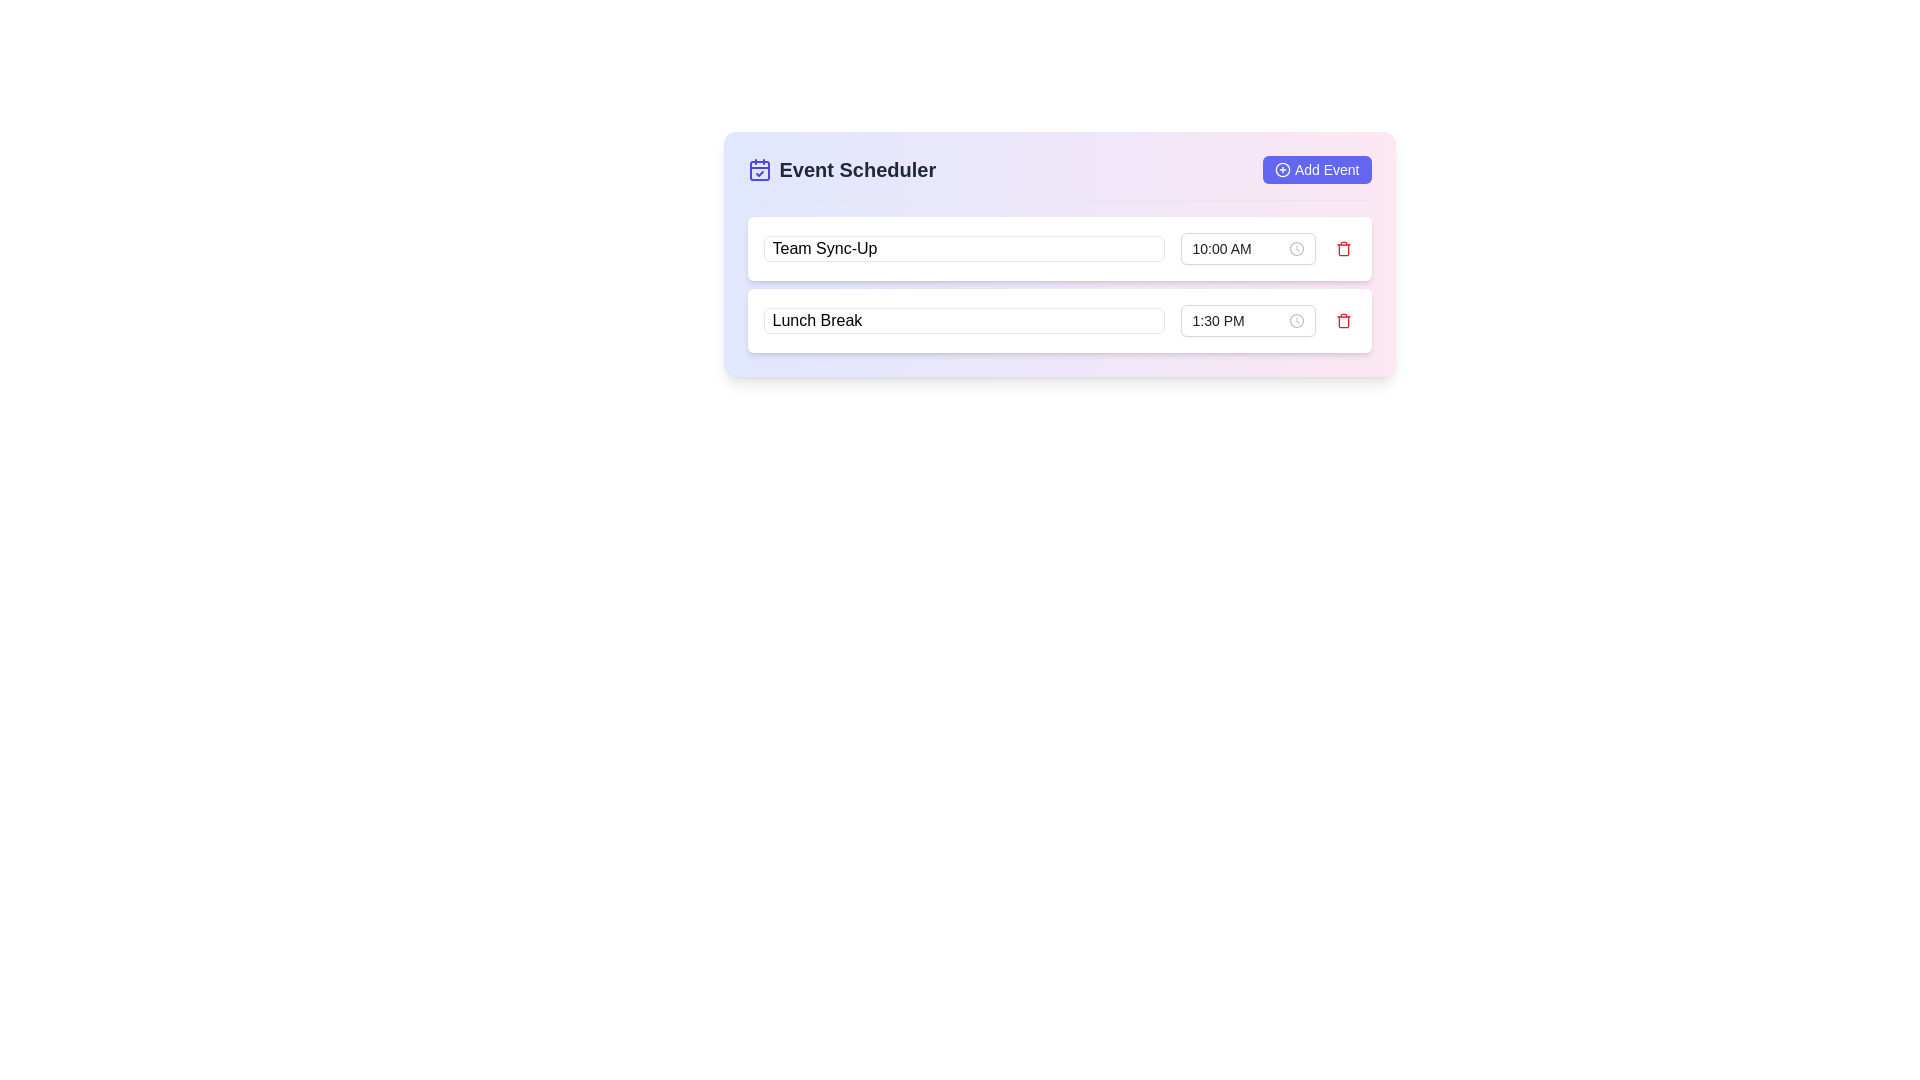  What do you see at coordinates (1296, 248) in the screenshot?
I see `the icon located at the rightmost side of the time-picker input field` at bounding box center [1296, 248].